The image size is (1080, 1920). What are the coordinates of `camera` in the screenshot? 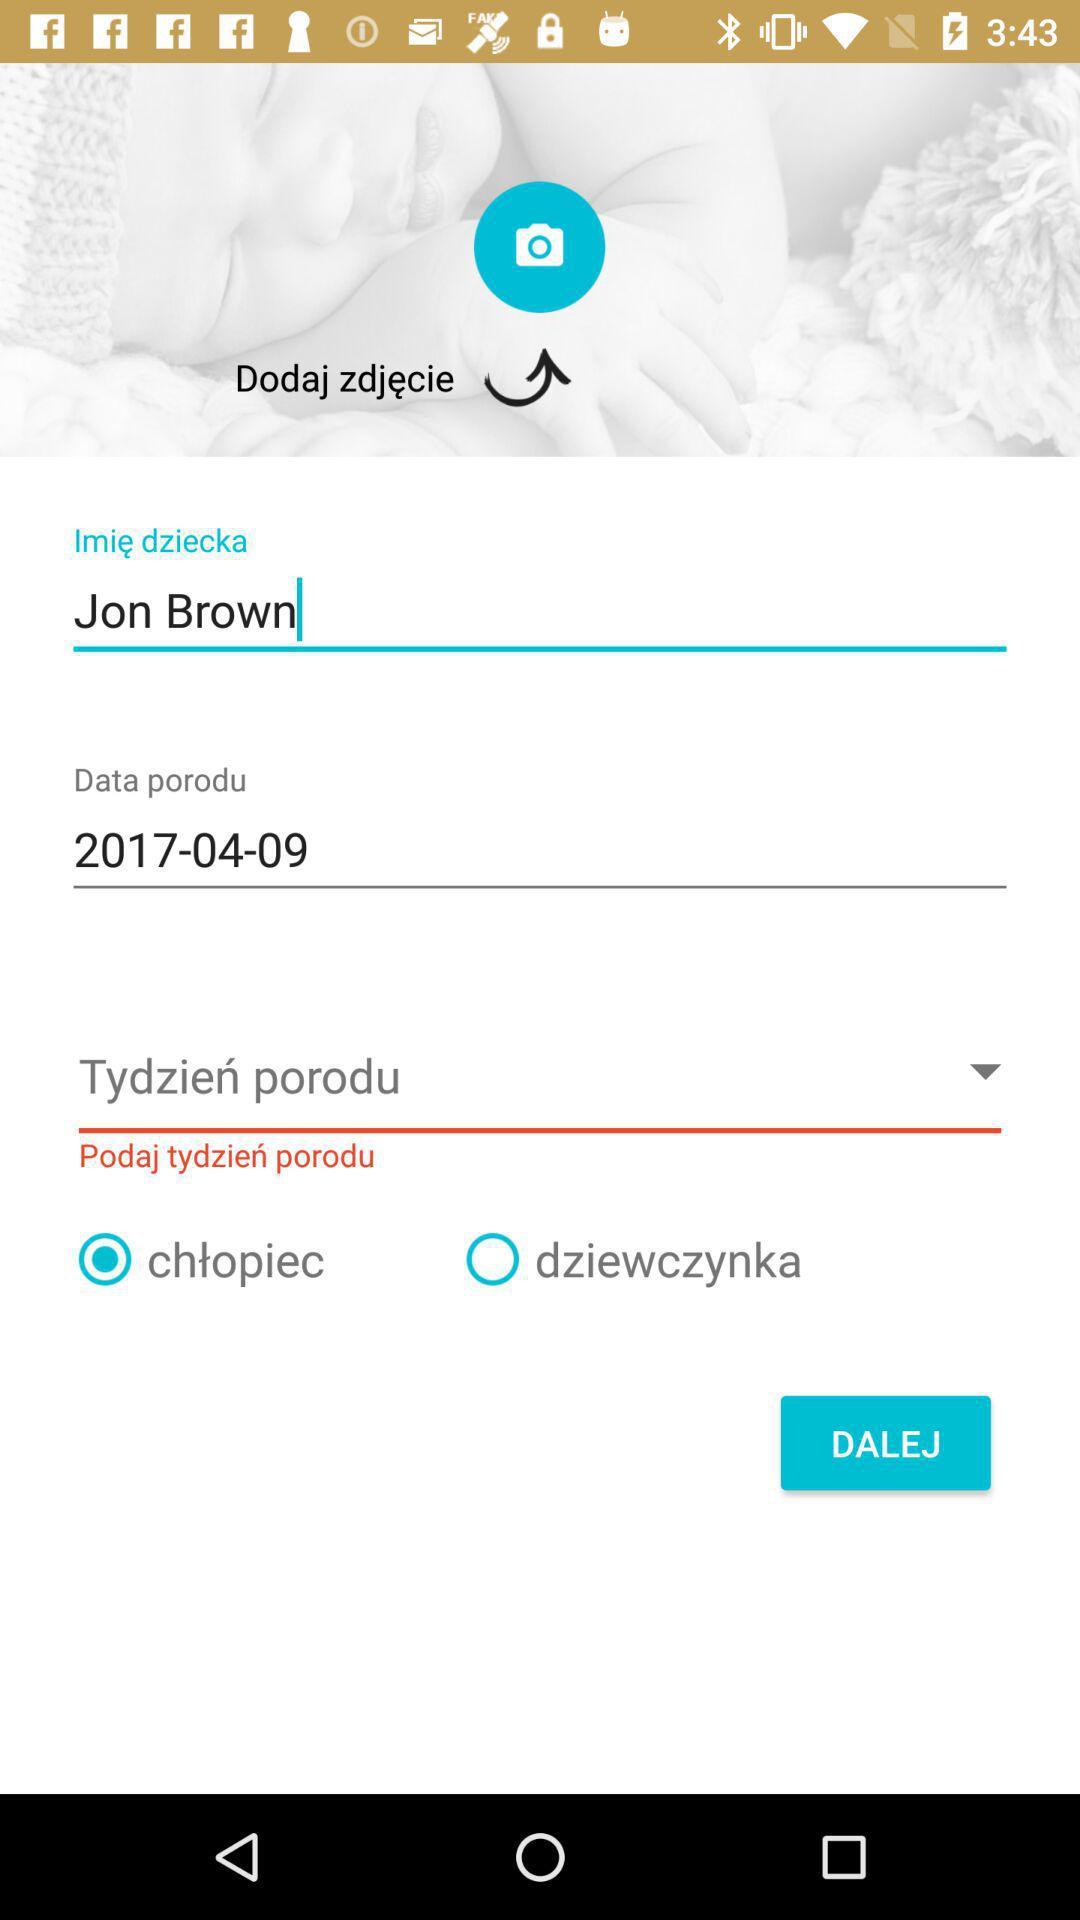 It's located at (538, 246).